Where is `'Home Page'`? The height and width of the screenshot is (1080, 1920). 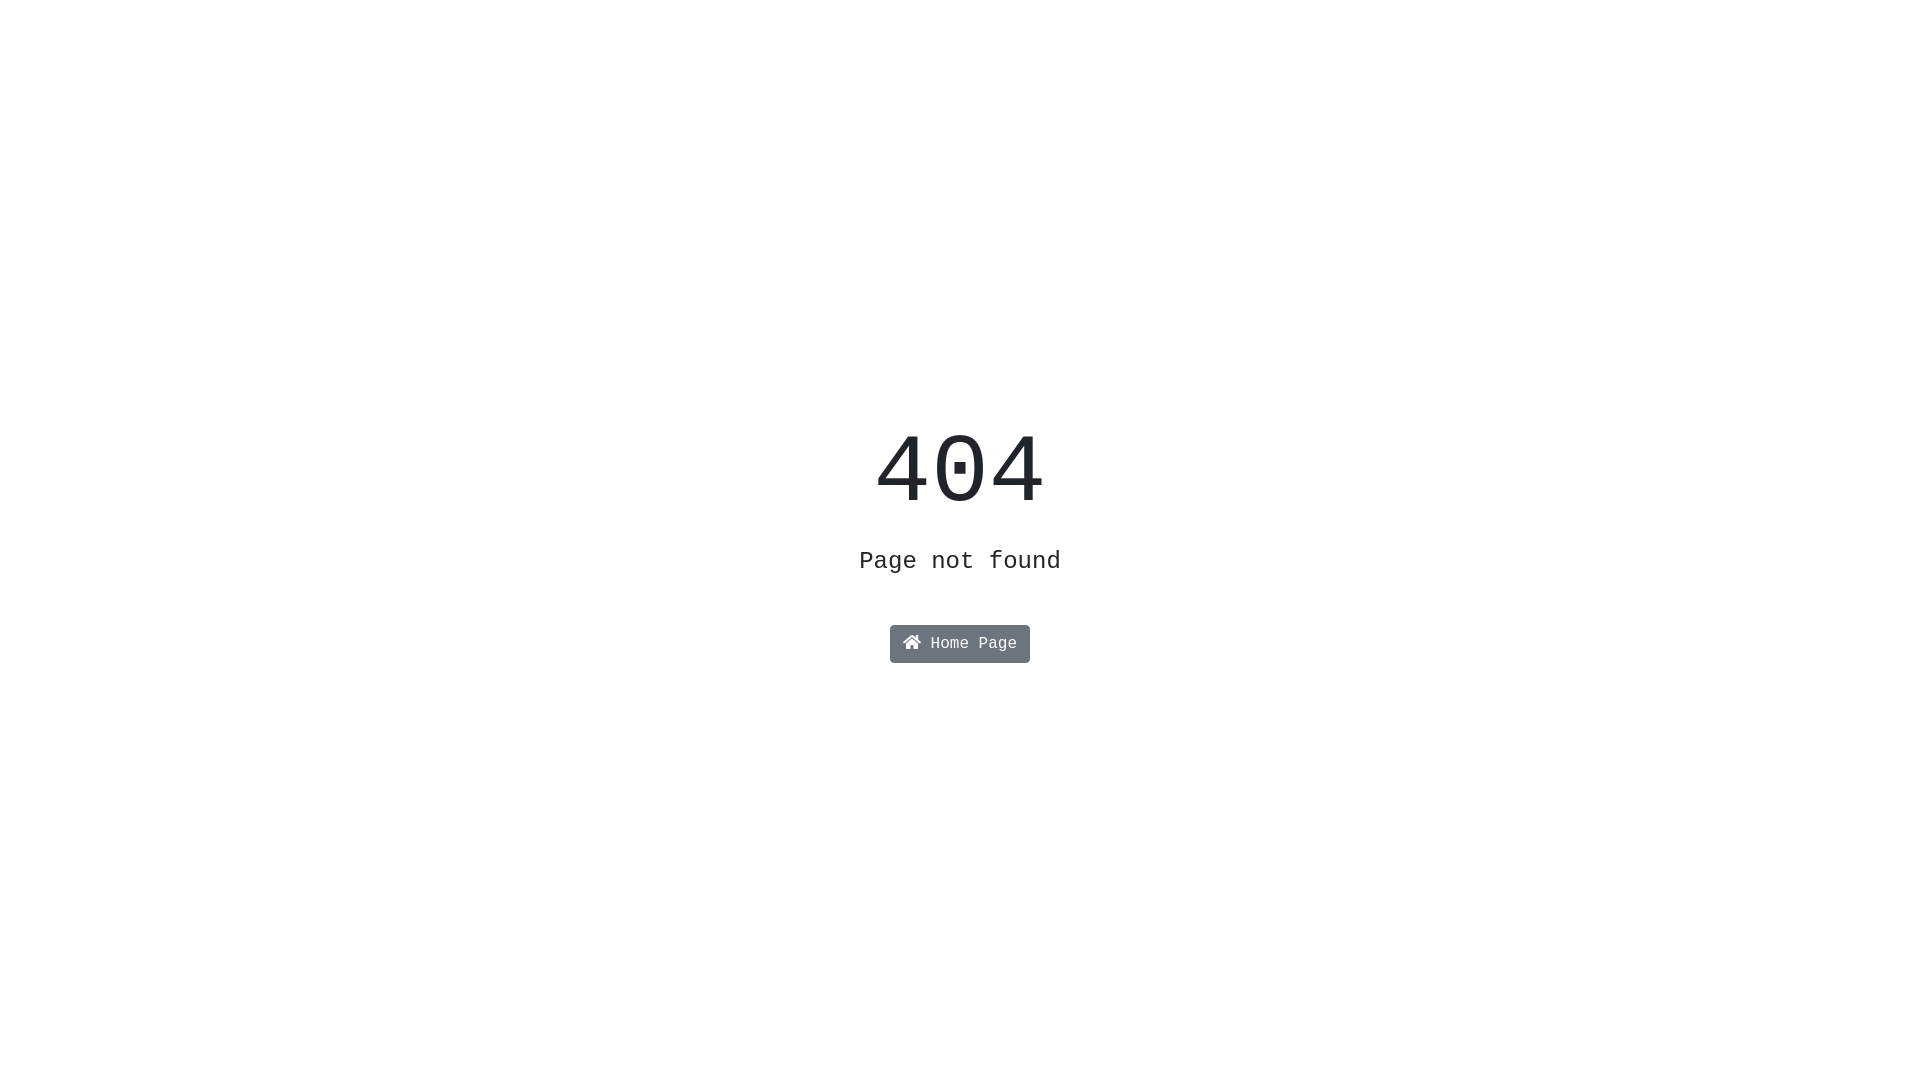
'Home Page' is located at coordinates (960, 644).